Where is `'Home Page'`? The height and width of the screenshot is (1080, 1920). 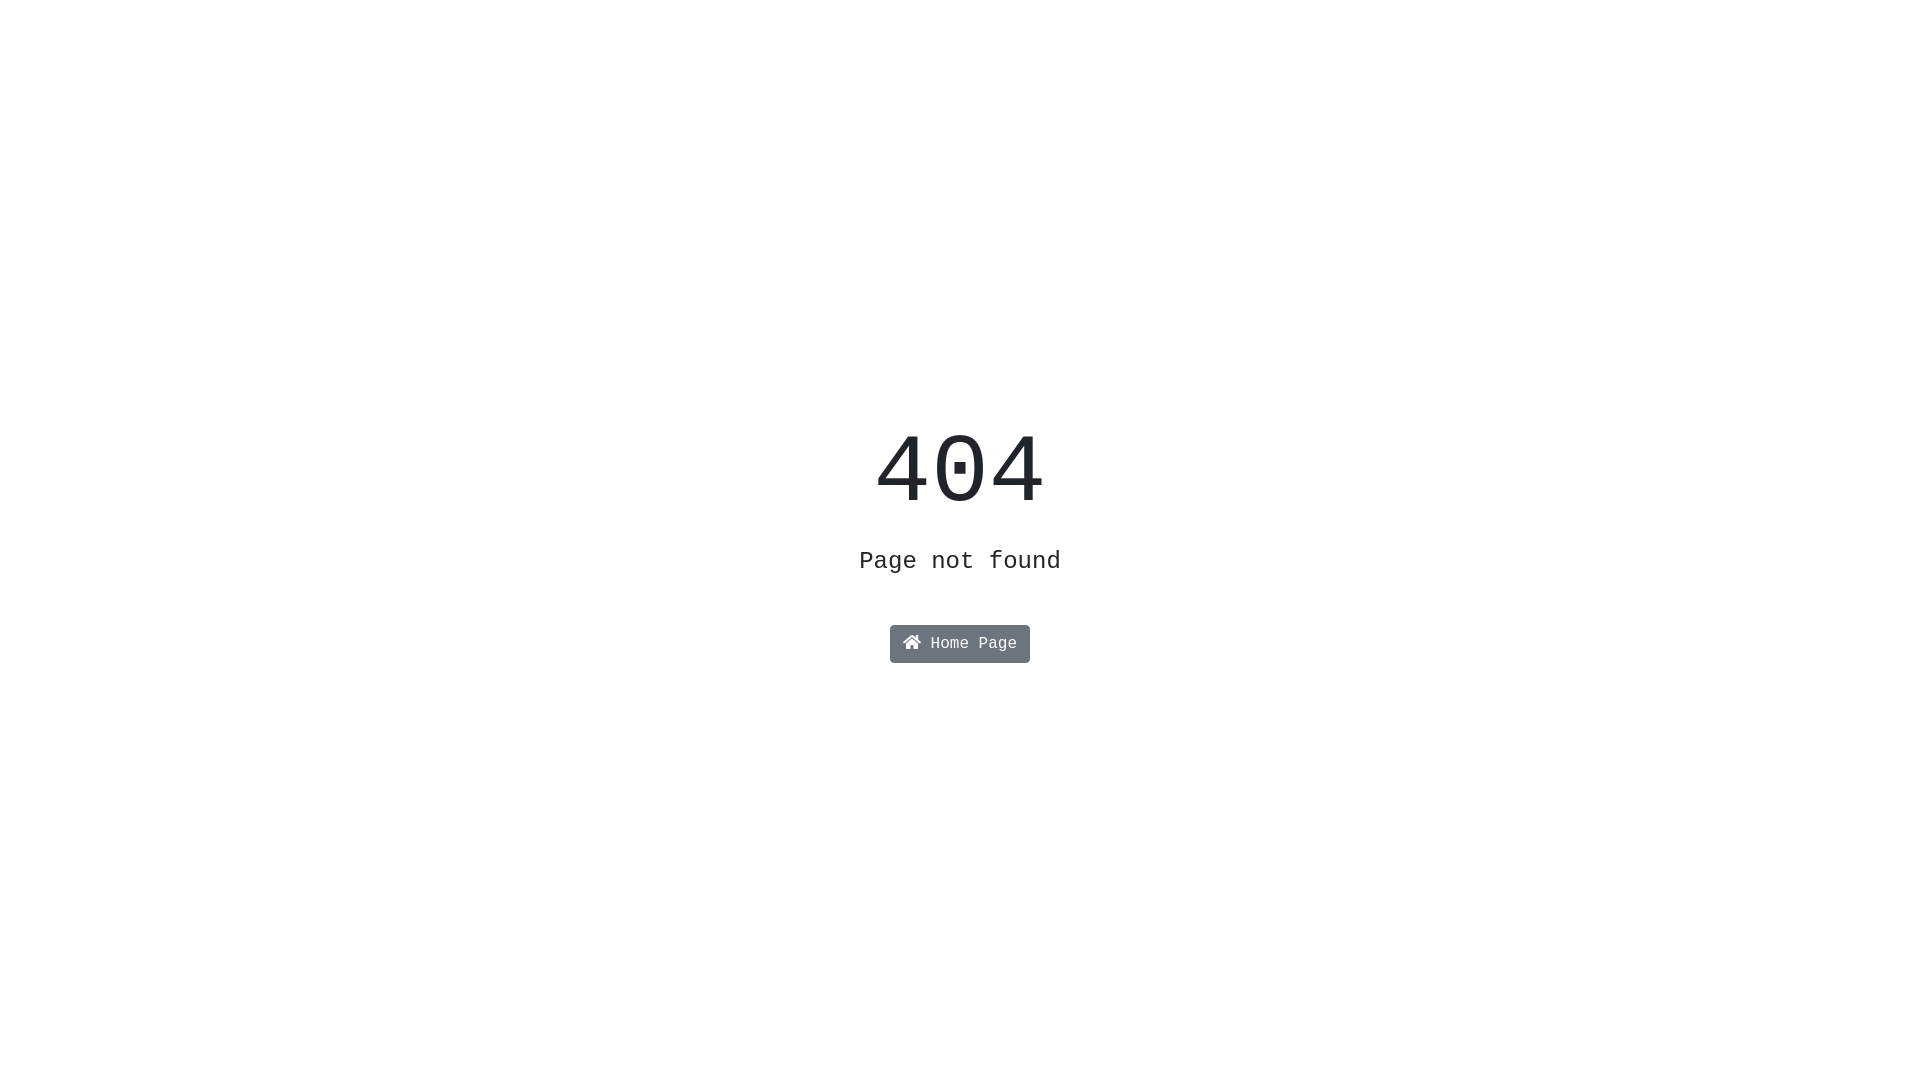
'Home Page' is located at coordinates (960, 644).